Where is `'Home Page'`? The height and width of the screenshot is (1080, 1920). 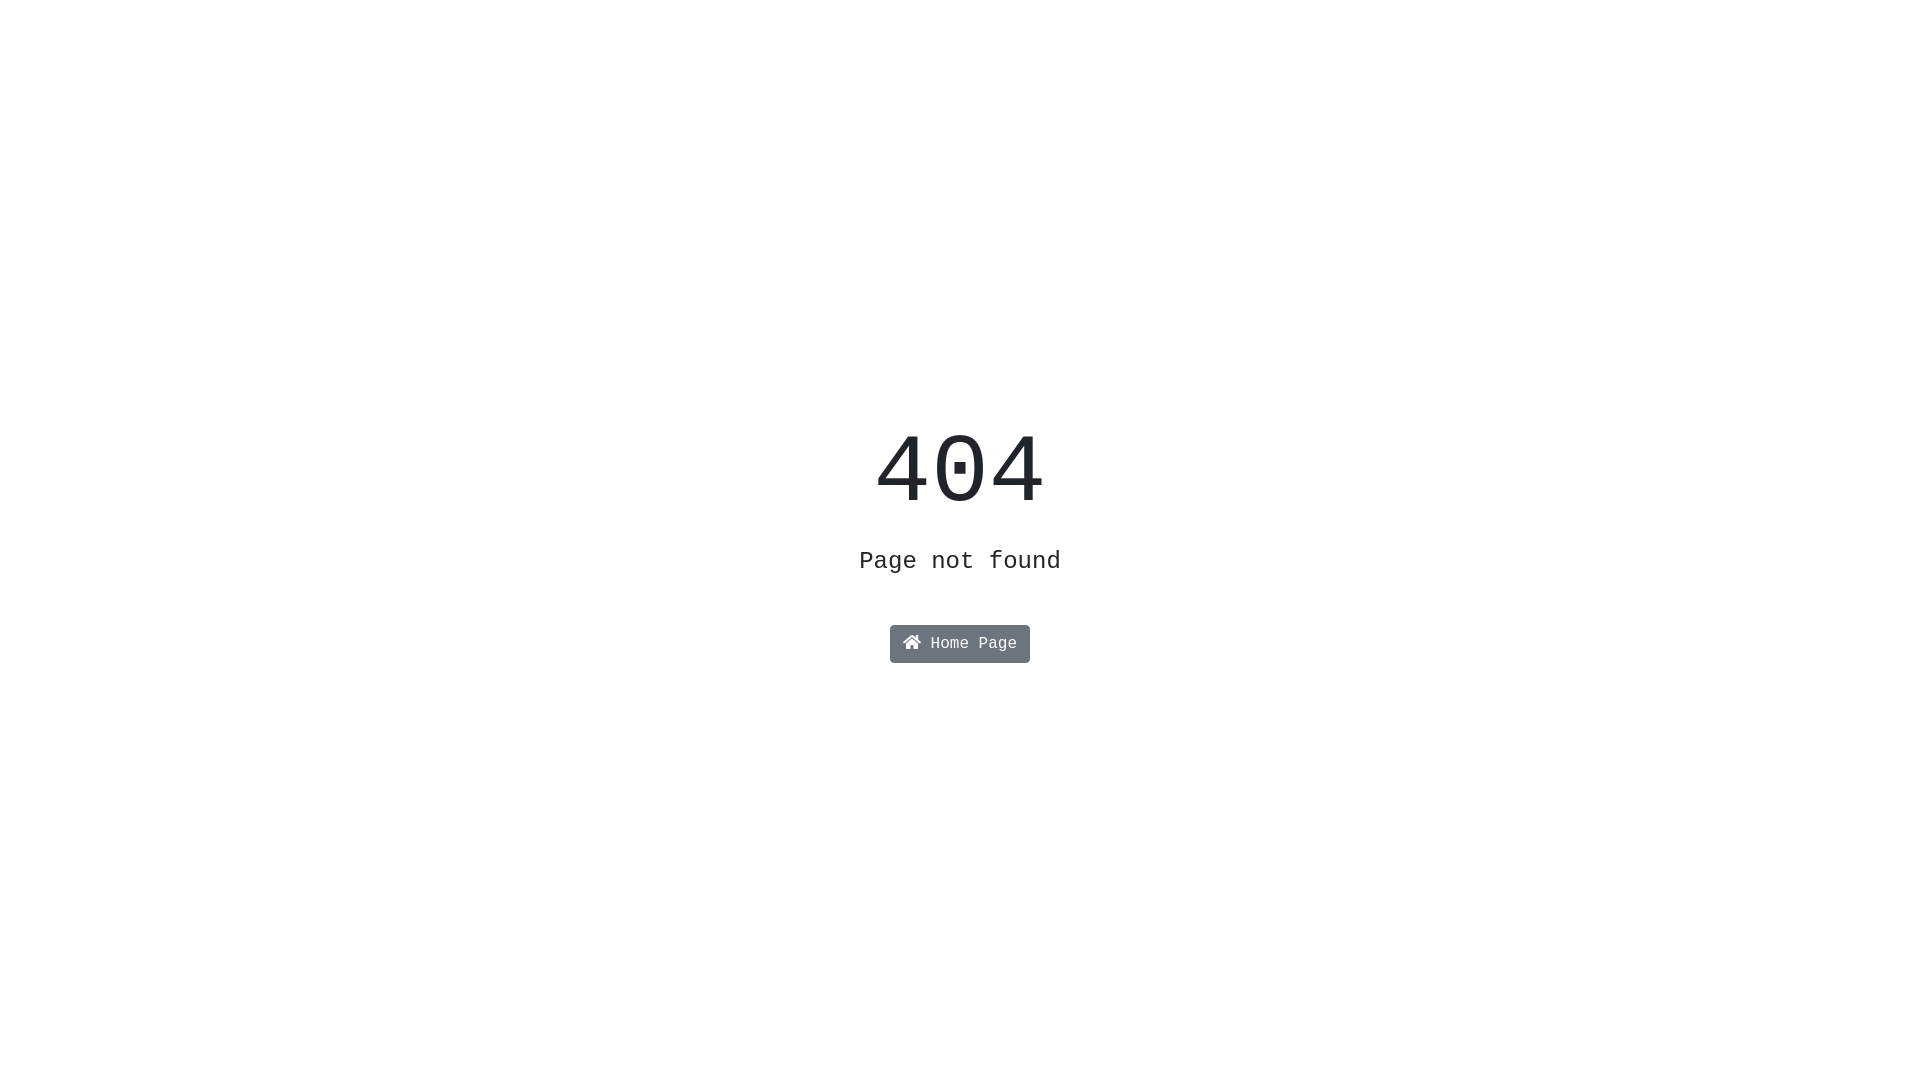
'Home Page' is located at coordinates (960, 644).